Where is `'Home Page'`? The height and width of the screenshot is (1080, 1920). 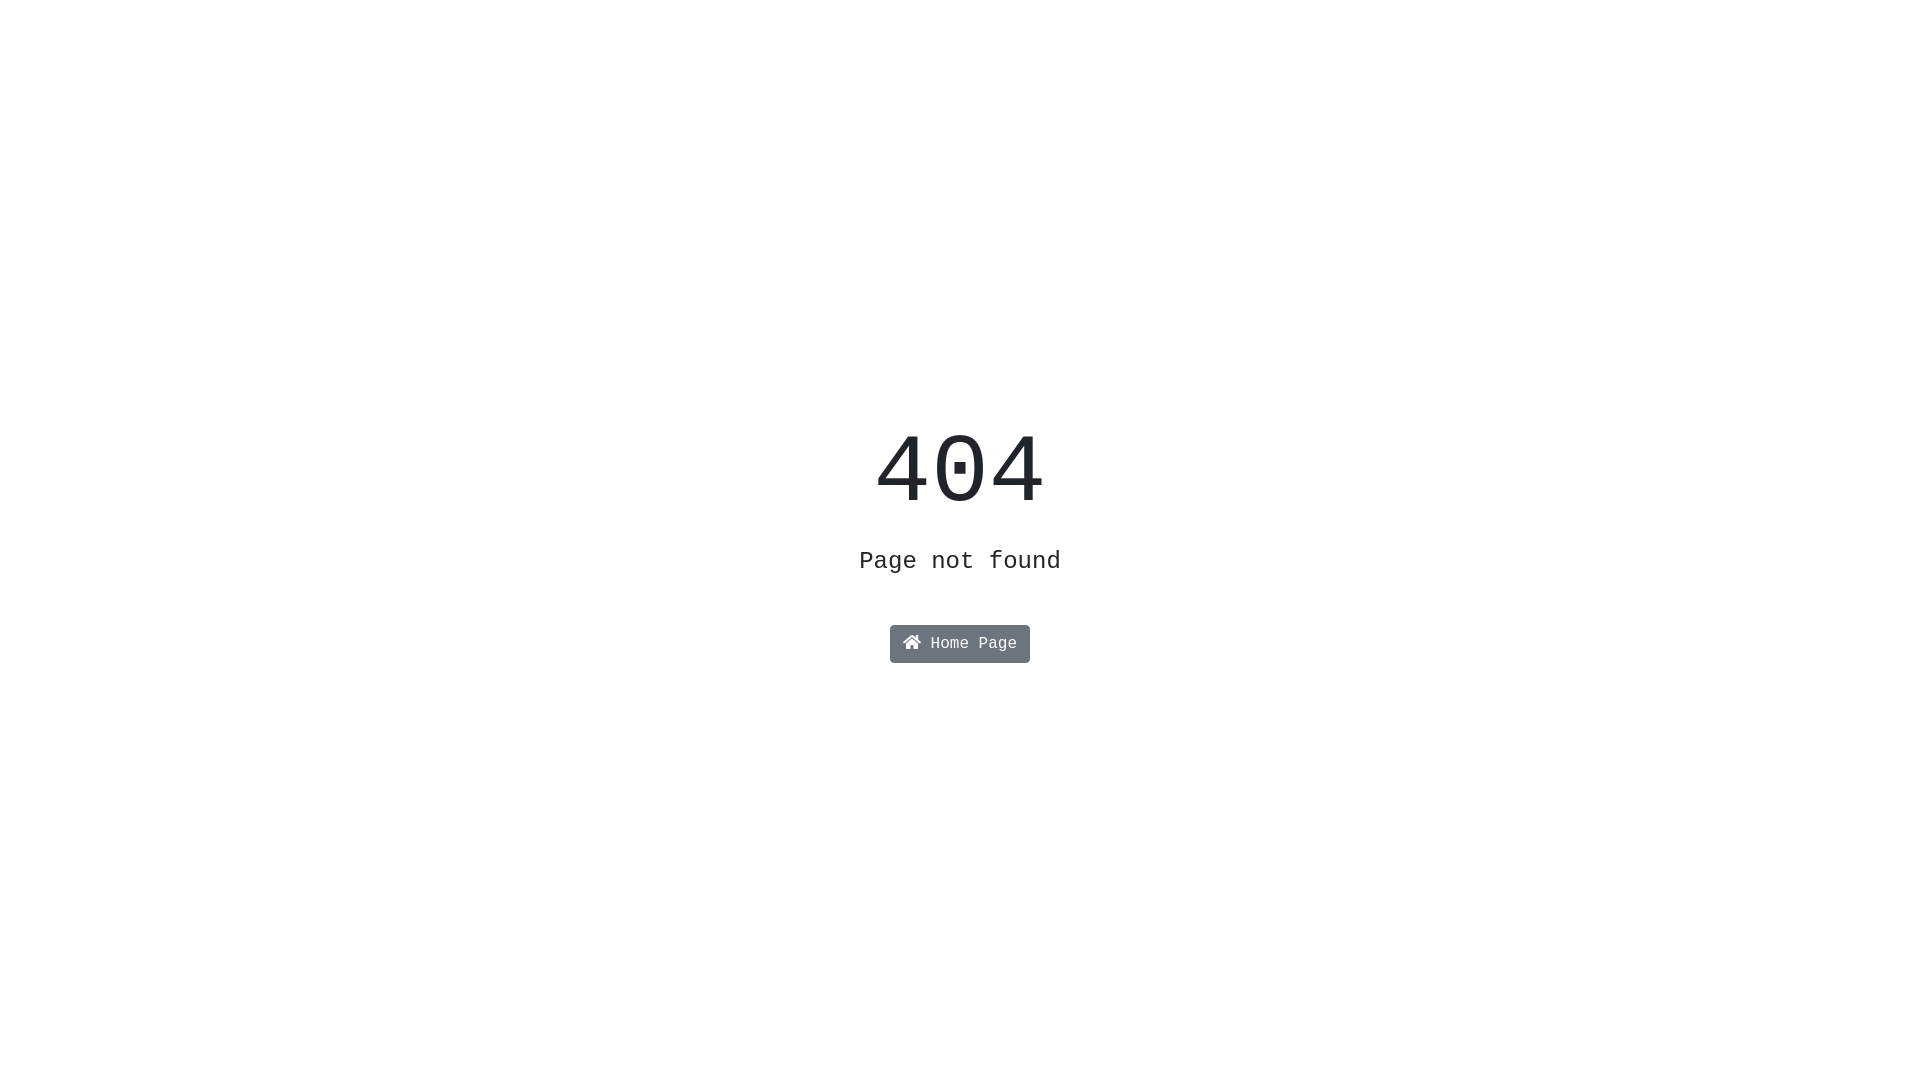
'Home Page' is located at coordinates (960, 644).